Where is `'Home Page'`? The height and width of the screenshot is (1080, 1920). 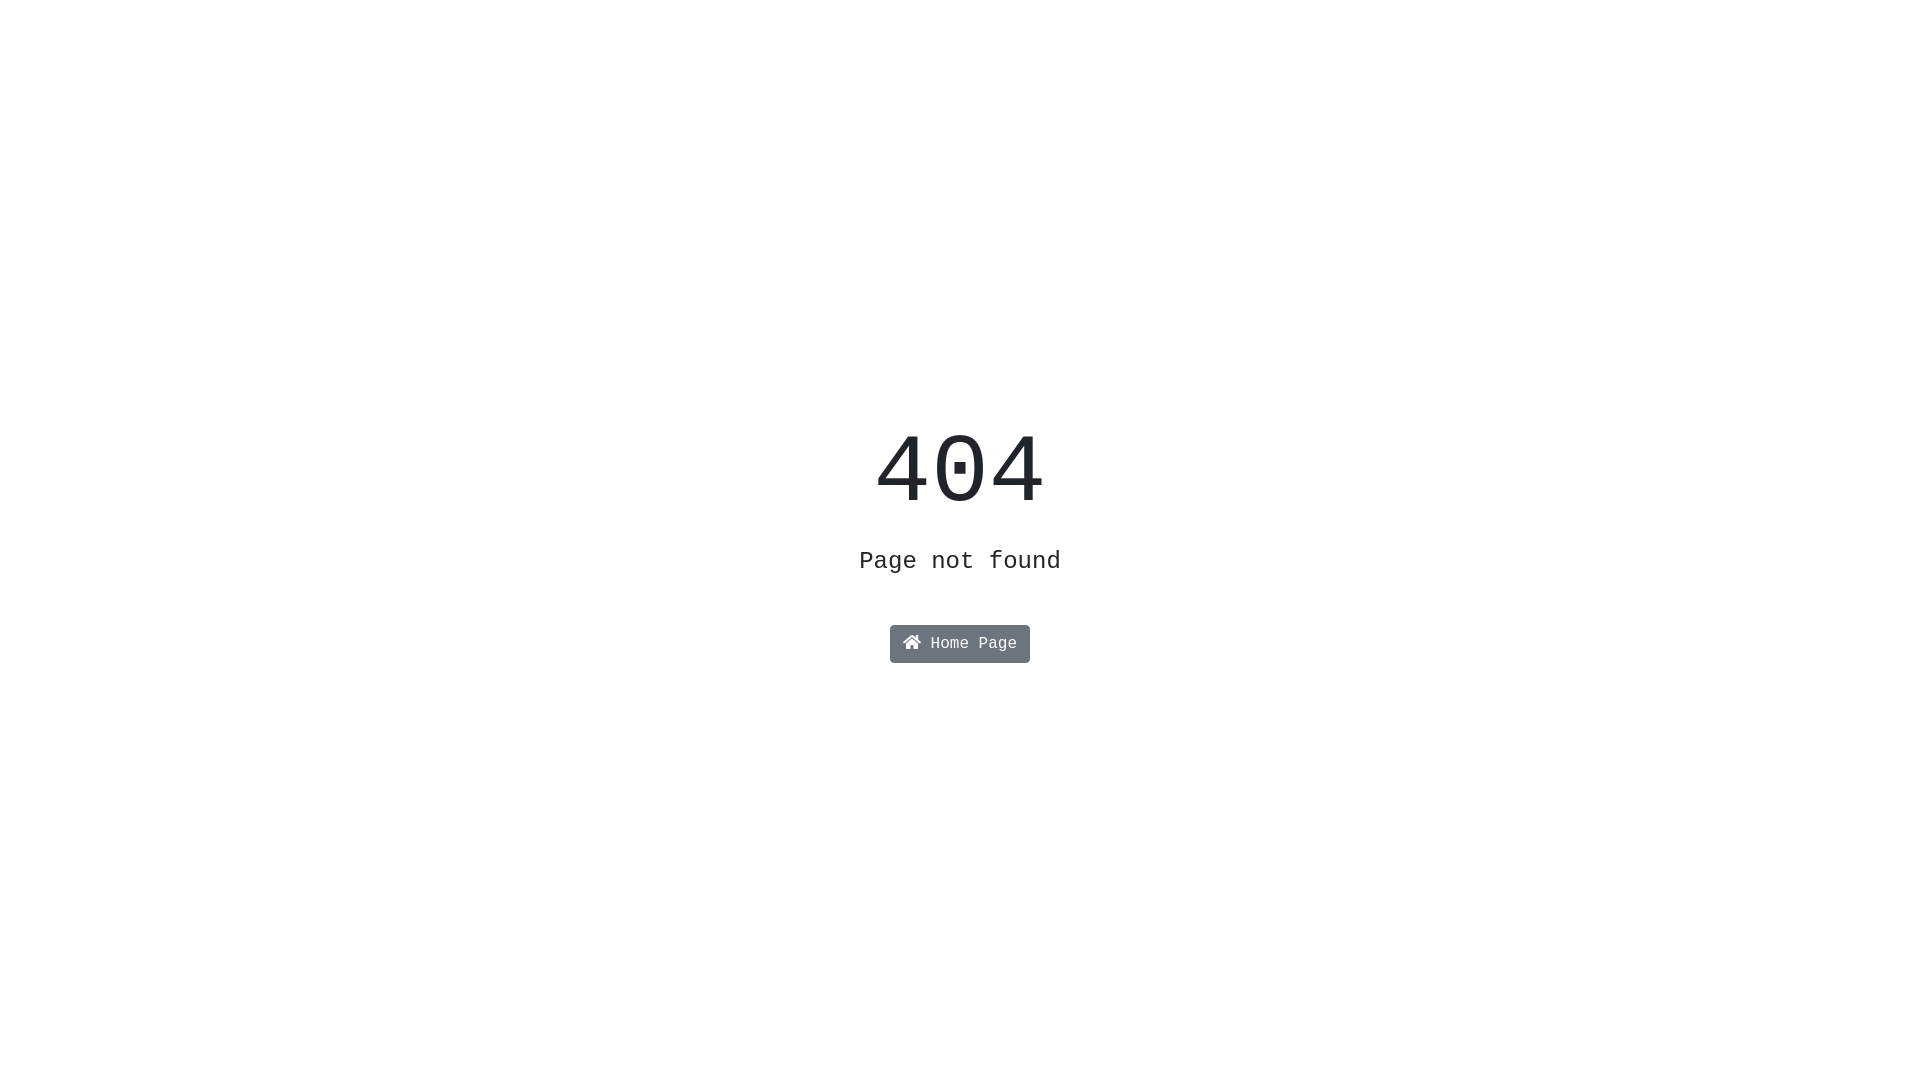
'Home Page' is located at coordinates (960, 644).